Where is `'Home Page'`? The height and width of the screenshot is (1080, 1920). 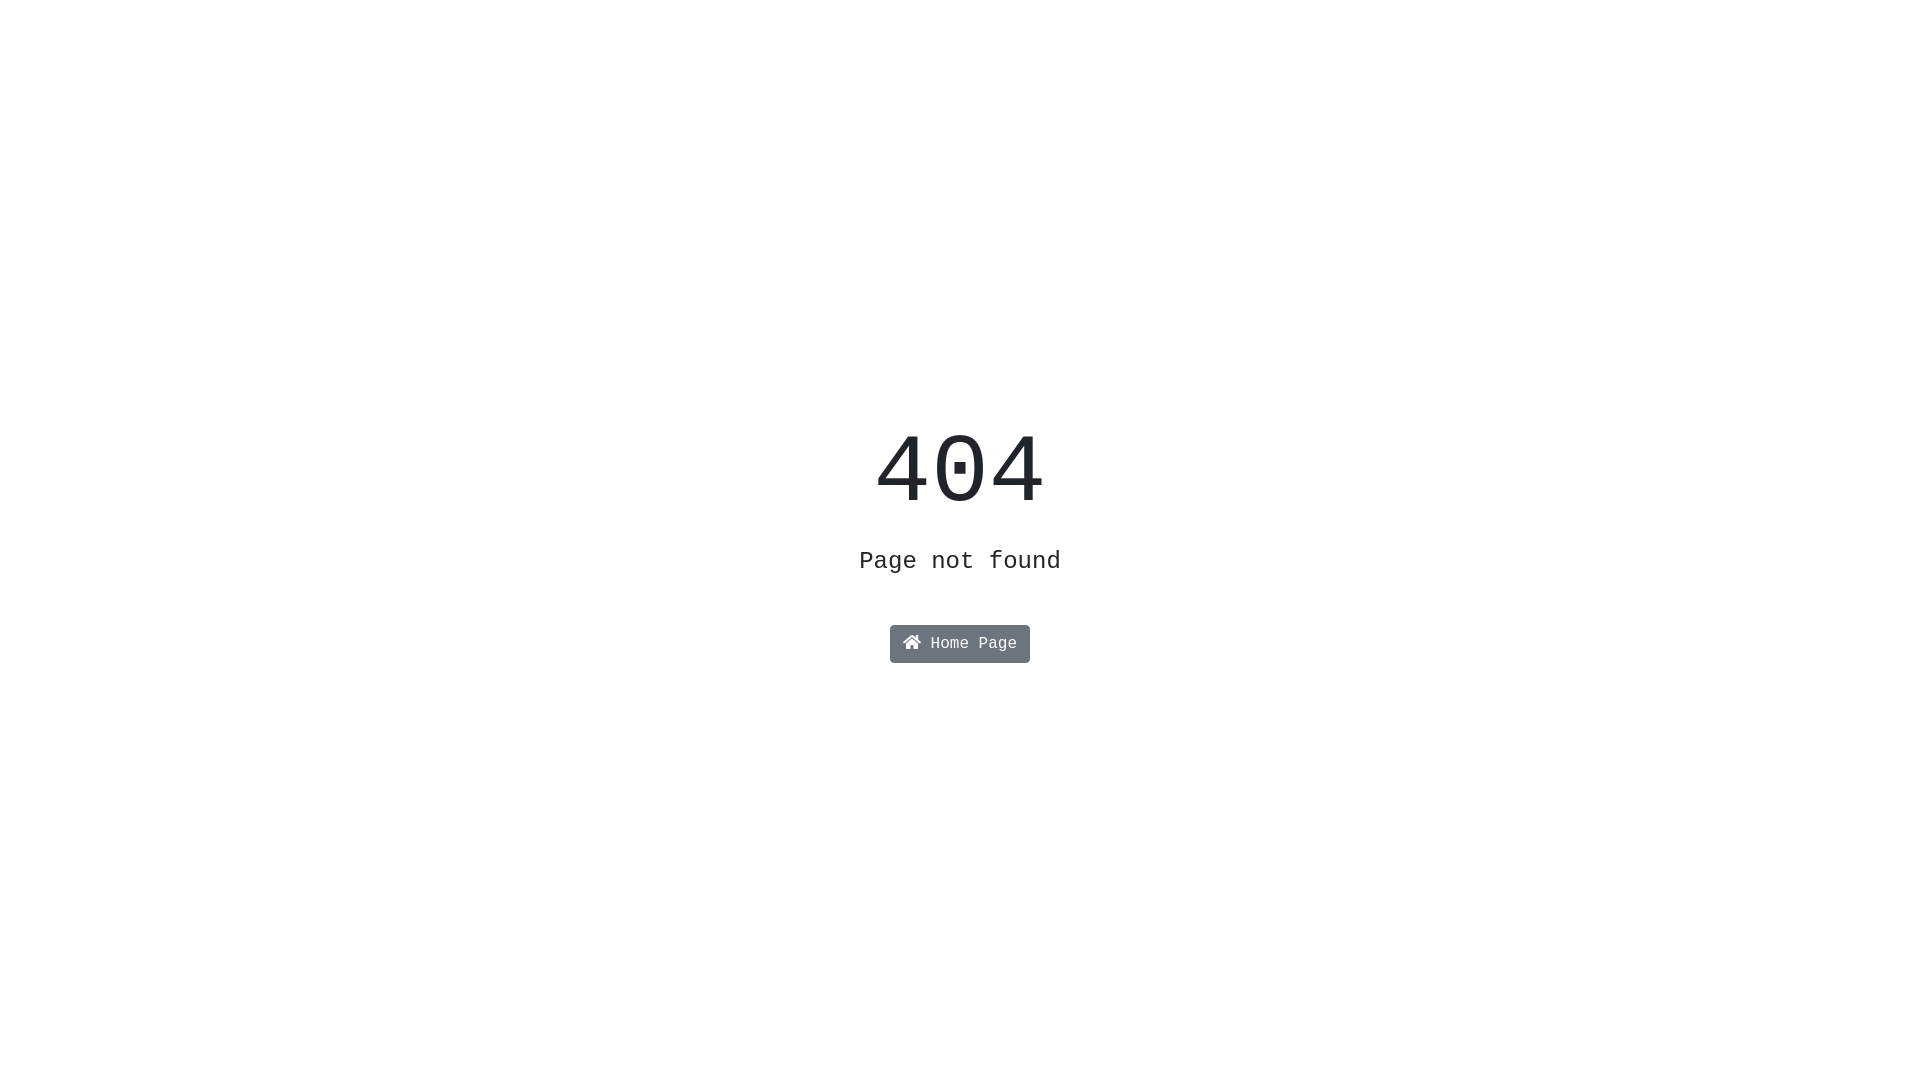
'Home Page' is located at coordinates (960, 644).